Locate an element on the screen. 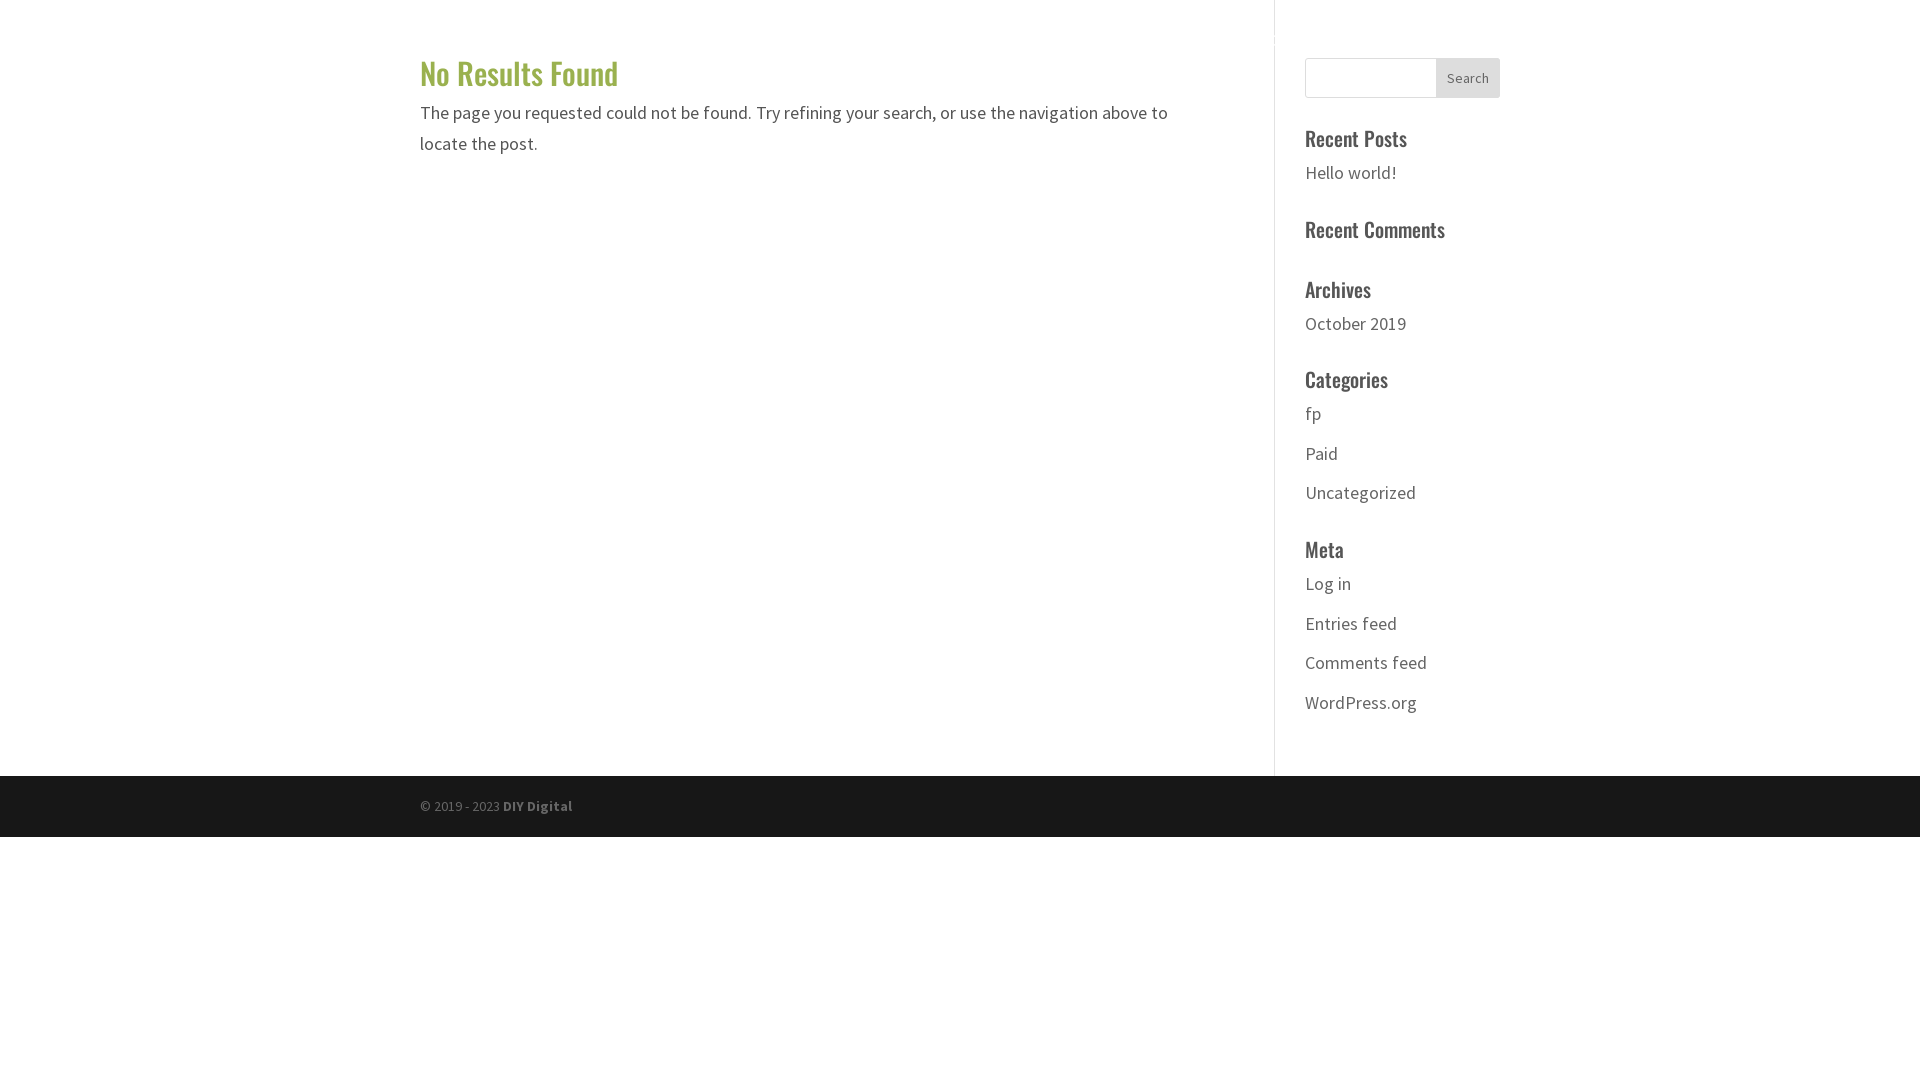 This screenshot has width=1920, height=1080. 'Search' is located at coordinates (1434, 76).